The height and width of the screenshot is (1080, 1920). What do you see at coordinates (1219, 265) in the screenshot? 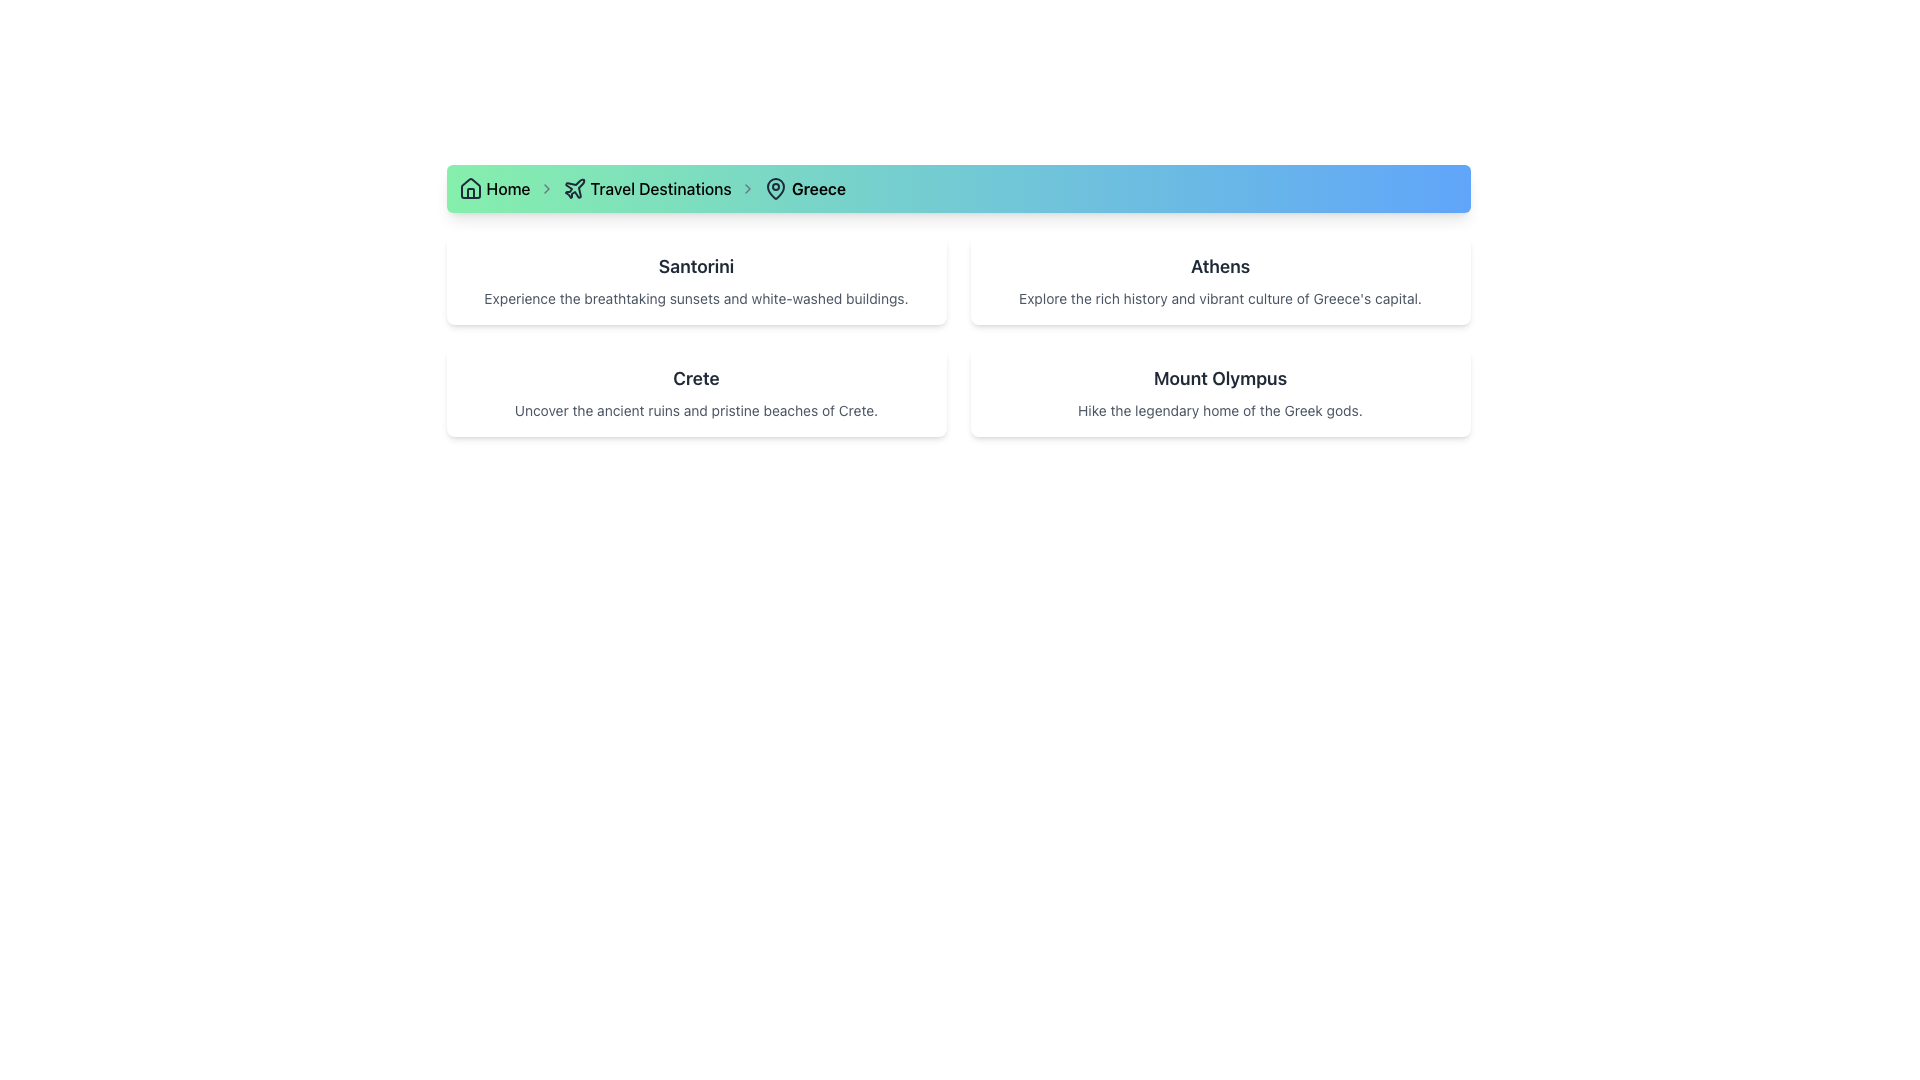
I see `the text element displaying 'Athens' styled in bold, larger font on a white card in the grid layout` at bounding box center [1219, 265].